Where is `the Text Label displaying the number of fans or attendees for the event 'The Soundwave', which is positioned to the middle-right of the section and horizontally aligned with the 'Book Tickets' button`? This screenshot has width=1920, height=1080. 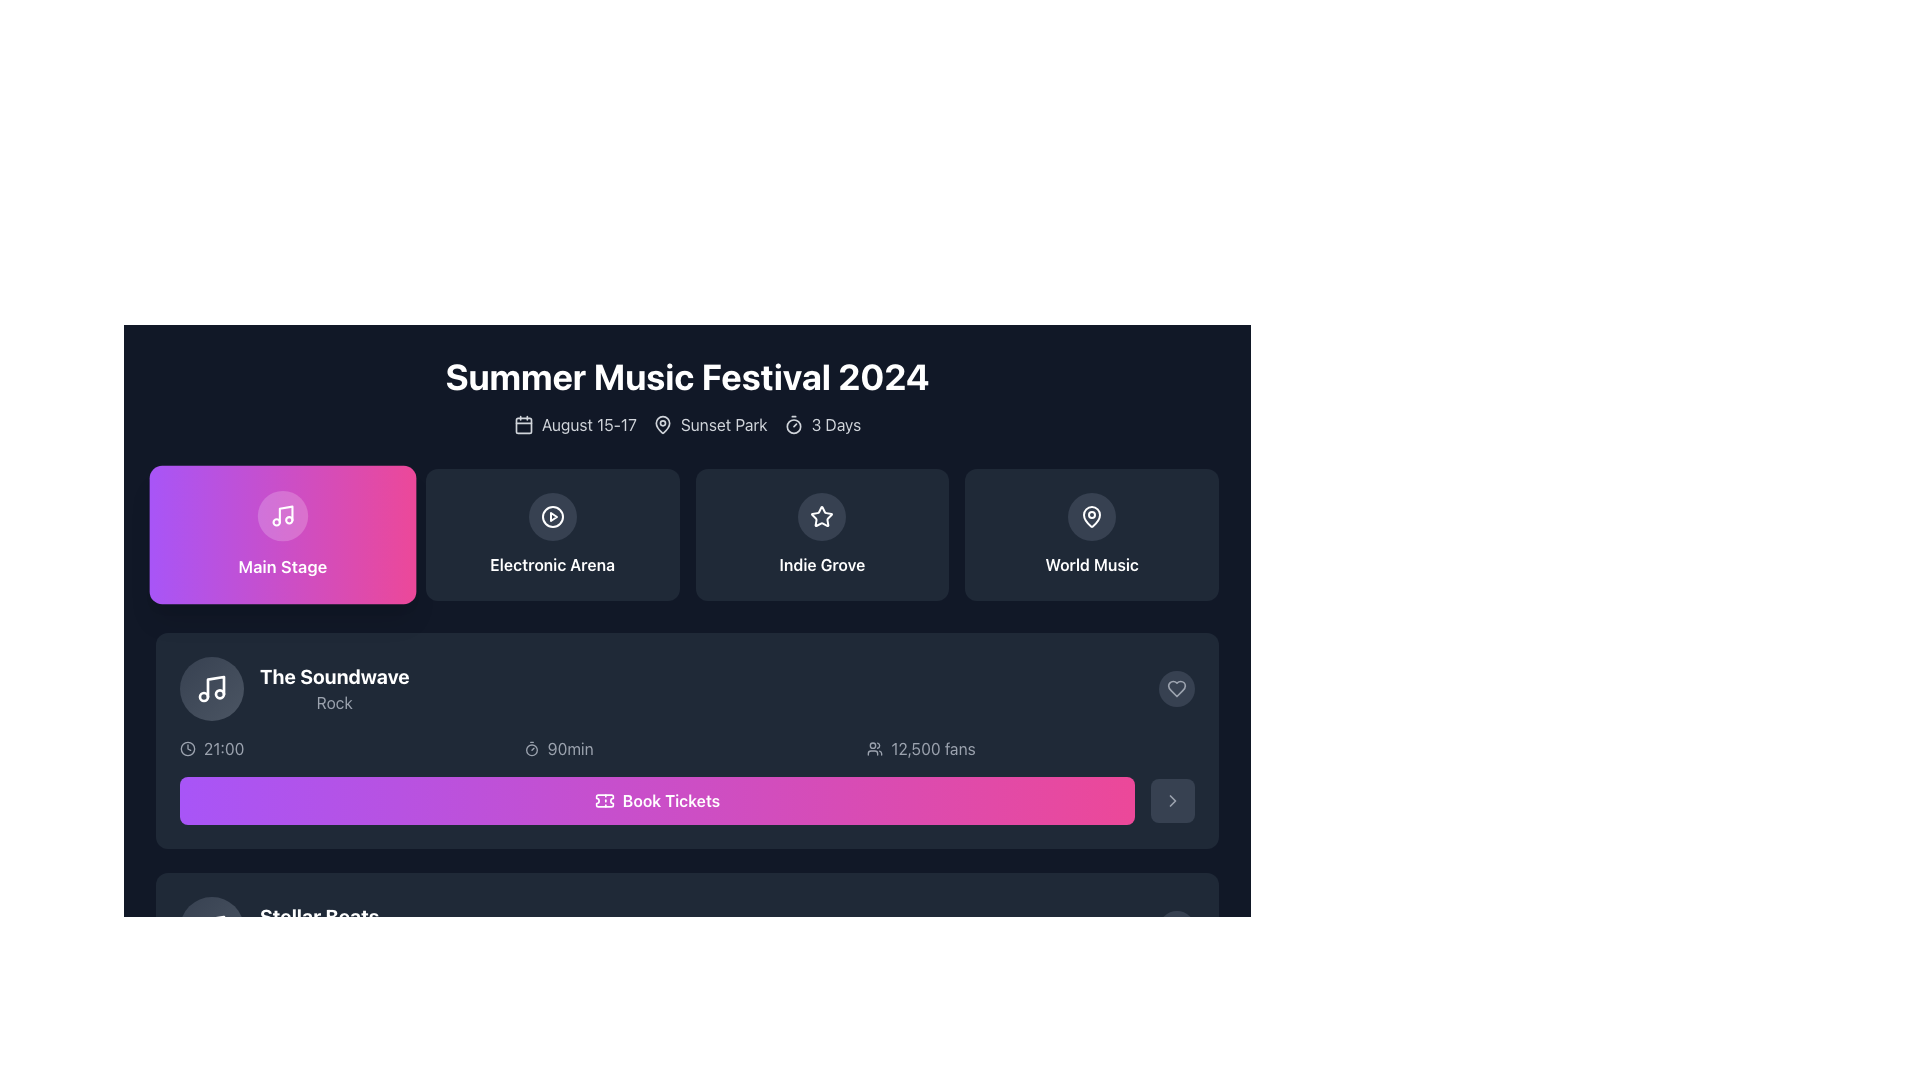
the Text Label displaying the number of fans or attendees for the event 'The Soundwave', which is positioned to the middle-right of the section and horizontally aligned with the 'Book Tickets' button is located at coordinates (932, 748).